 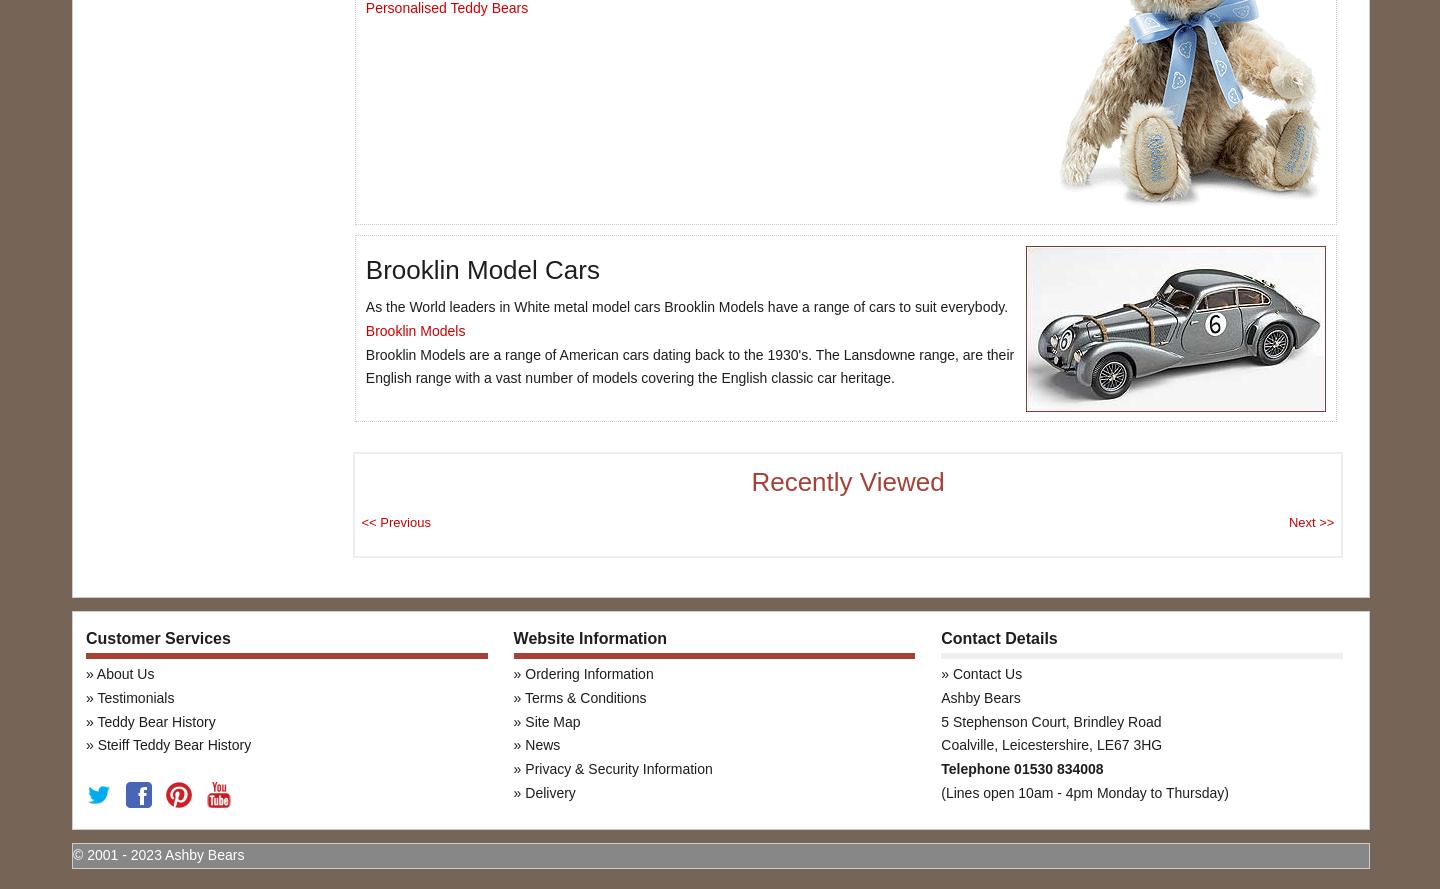 I want to click on 'Brooklin Models are a range of American cars dating back to the 1930's.  The Lansdowne range, are their English range with a vast number of models covering the English classic car heritage.', so click(x=364, y=365).